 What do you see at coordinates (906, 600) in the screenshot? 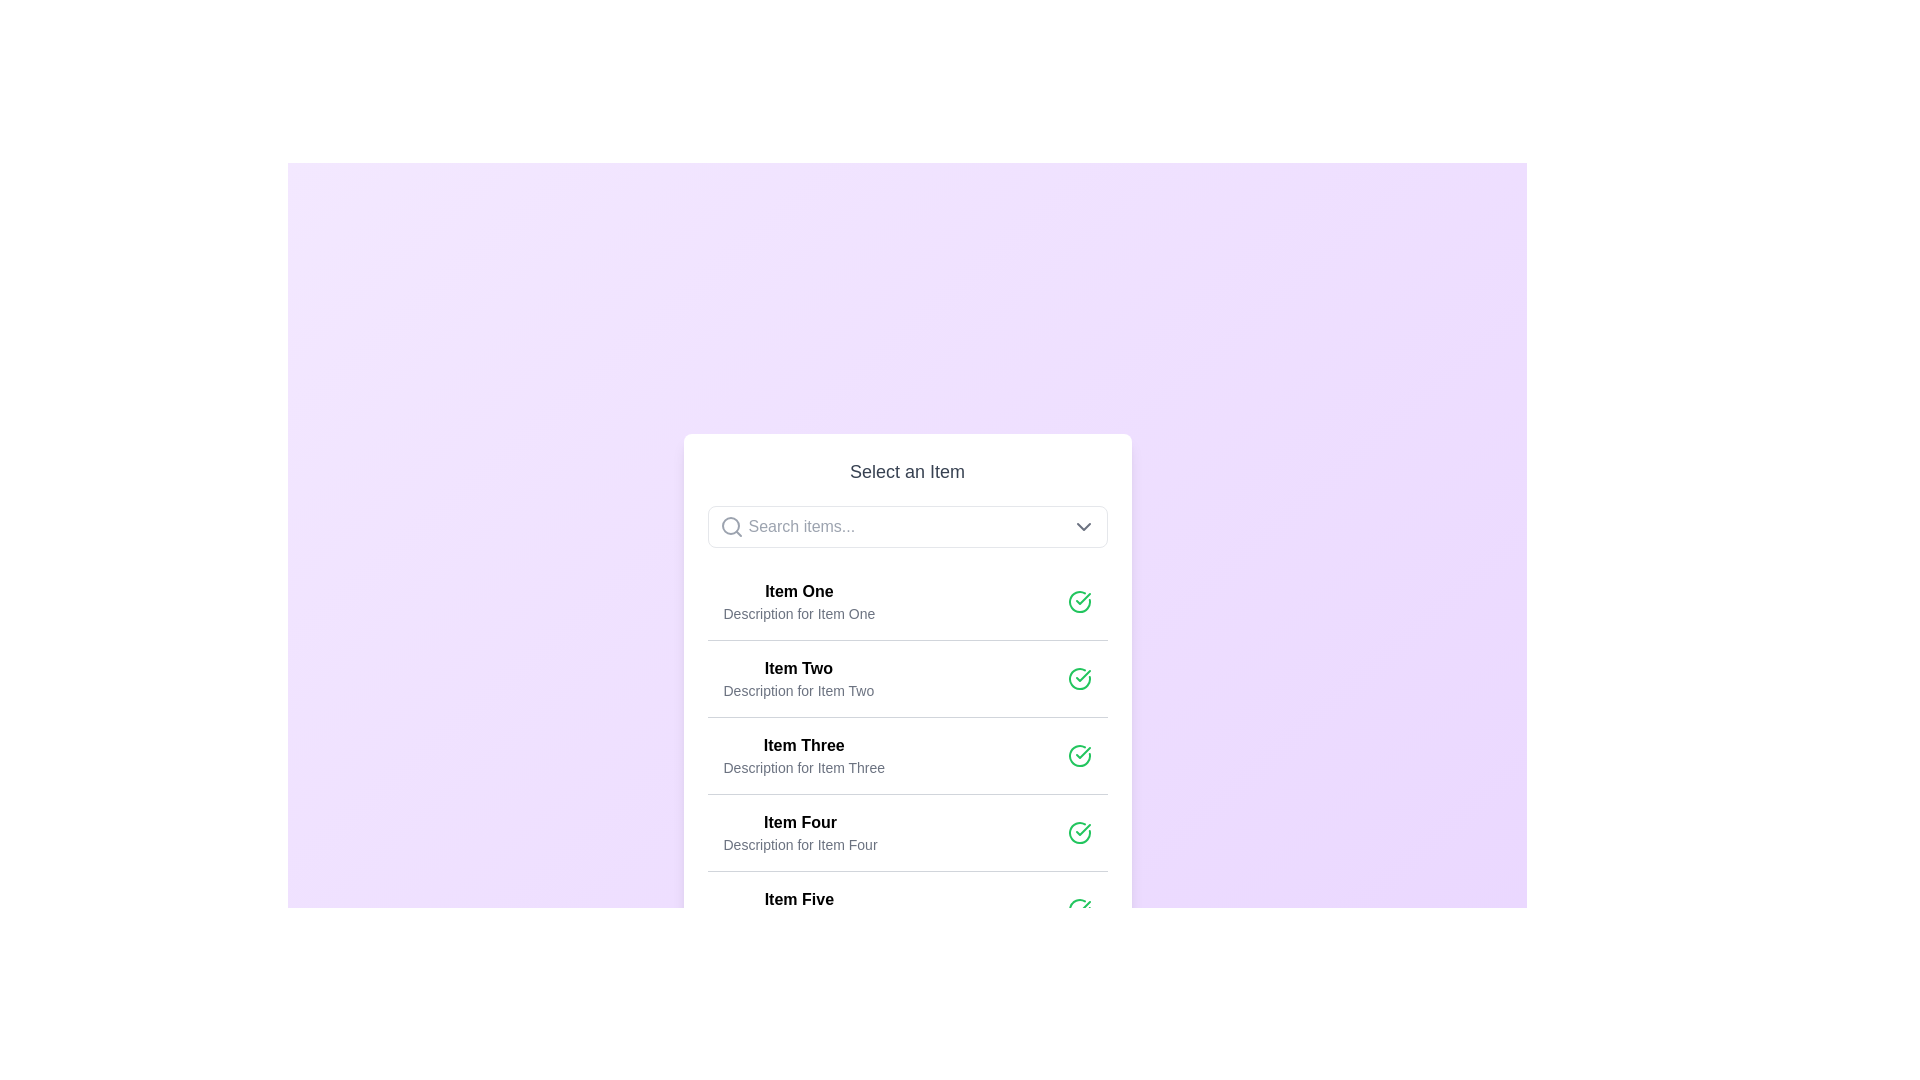
I see `the first selectable list item in the dialog interface` at bounding box center [906, 600].